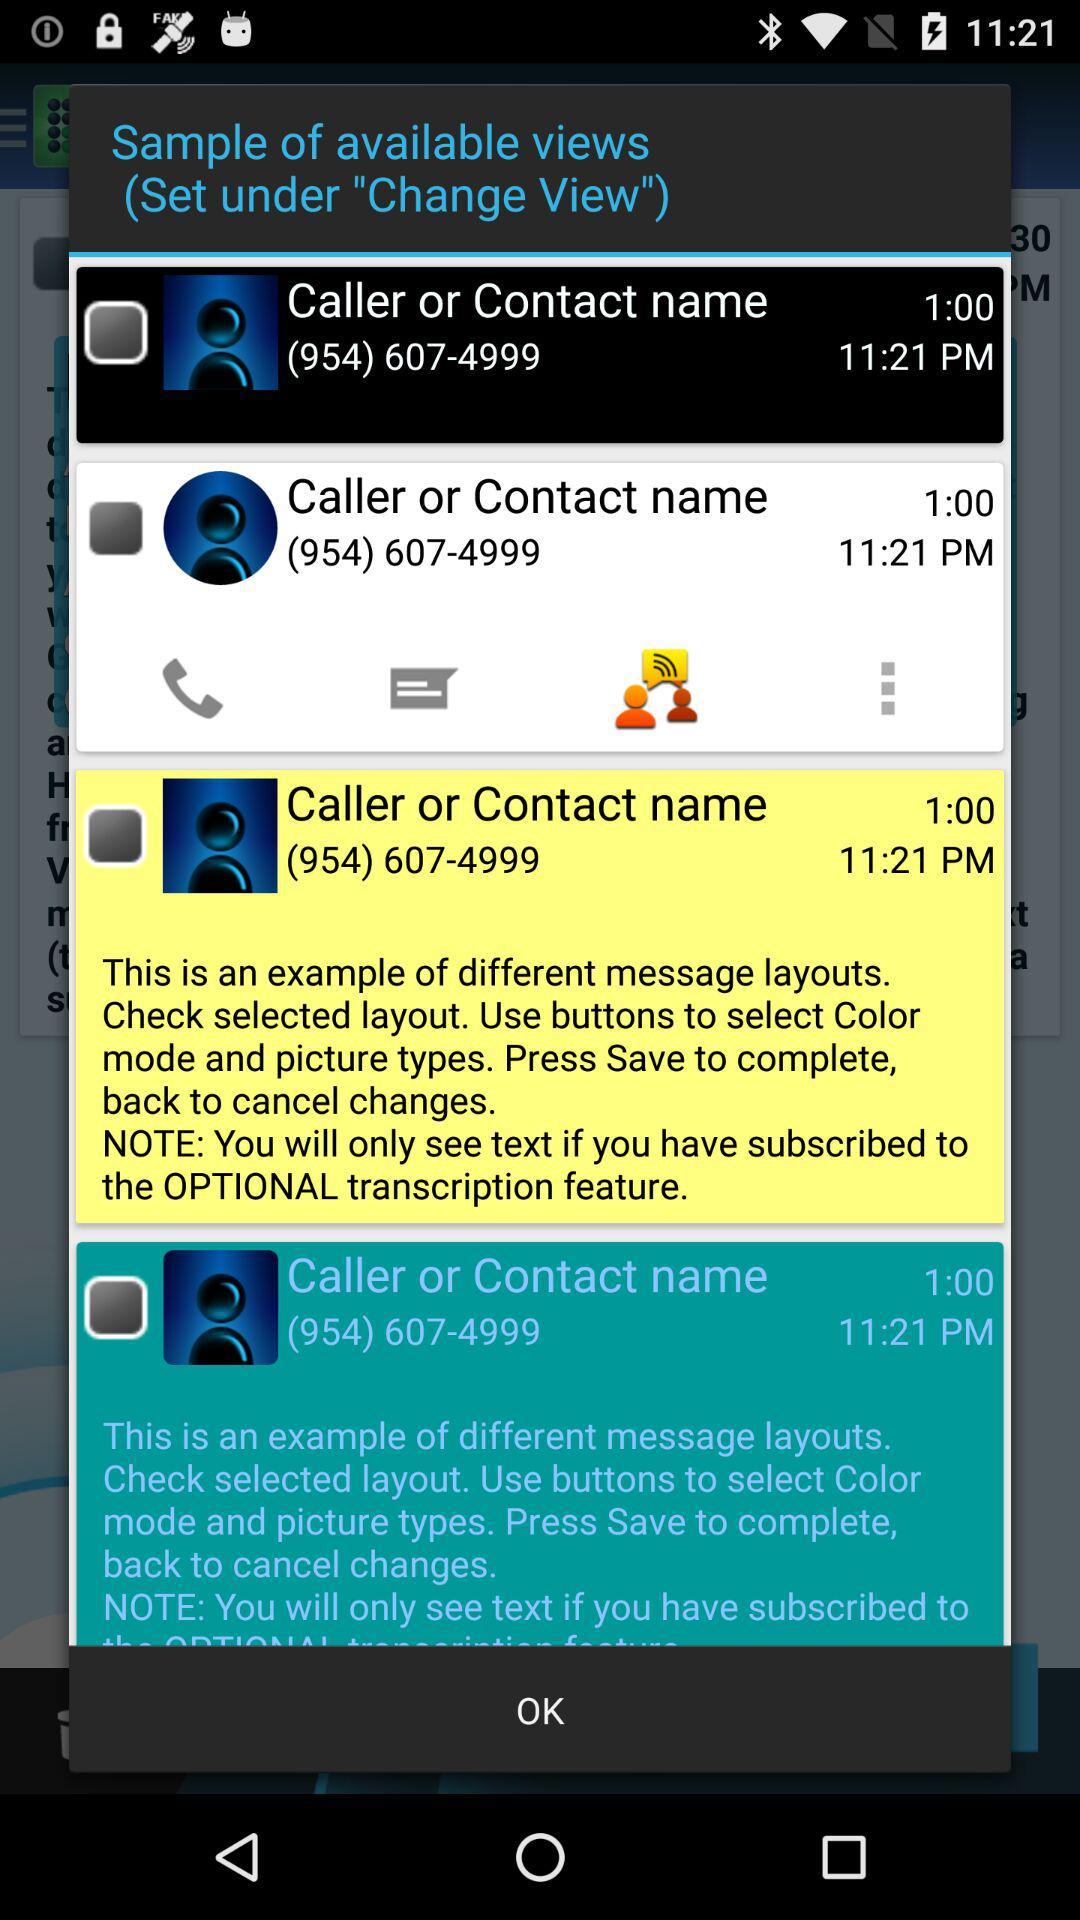 The image size is (1080, 1920). I want to click on end call, so click(115, 1307).